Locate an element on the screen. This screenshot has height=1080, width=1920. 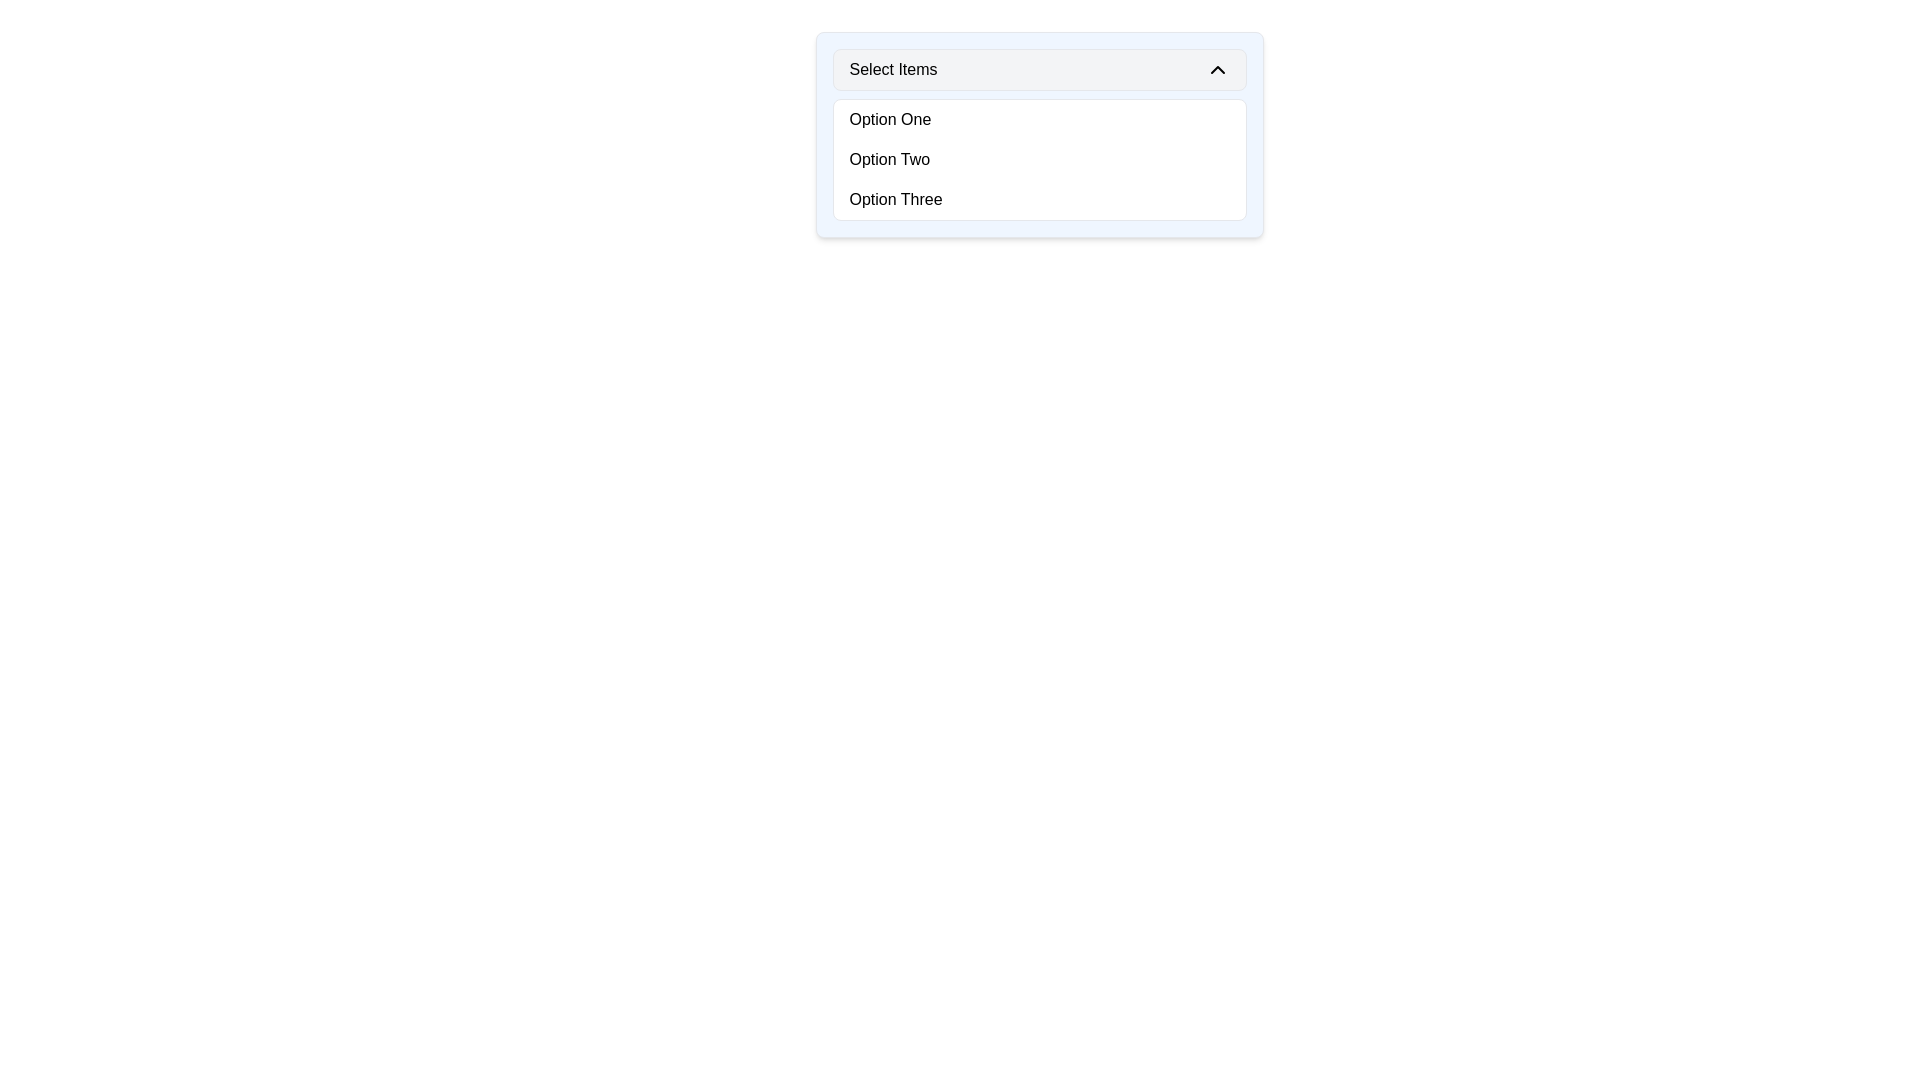
the upward arrow icon located in the rightmost area of the dropdown's header section, adjacent to the text 'Select Items' is located at coordinates (1216, 68).